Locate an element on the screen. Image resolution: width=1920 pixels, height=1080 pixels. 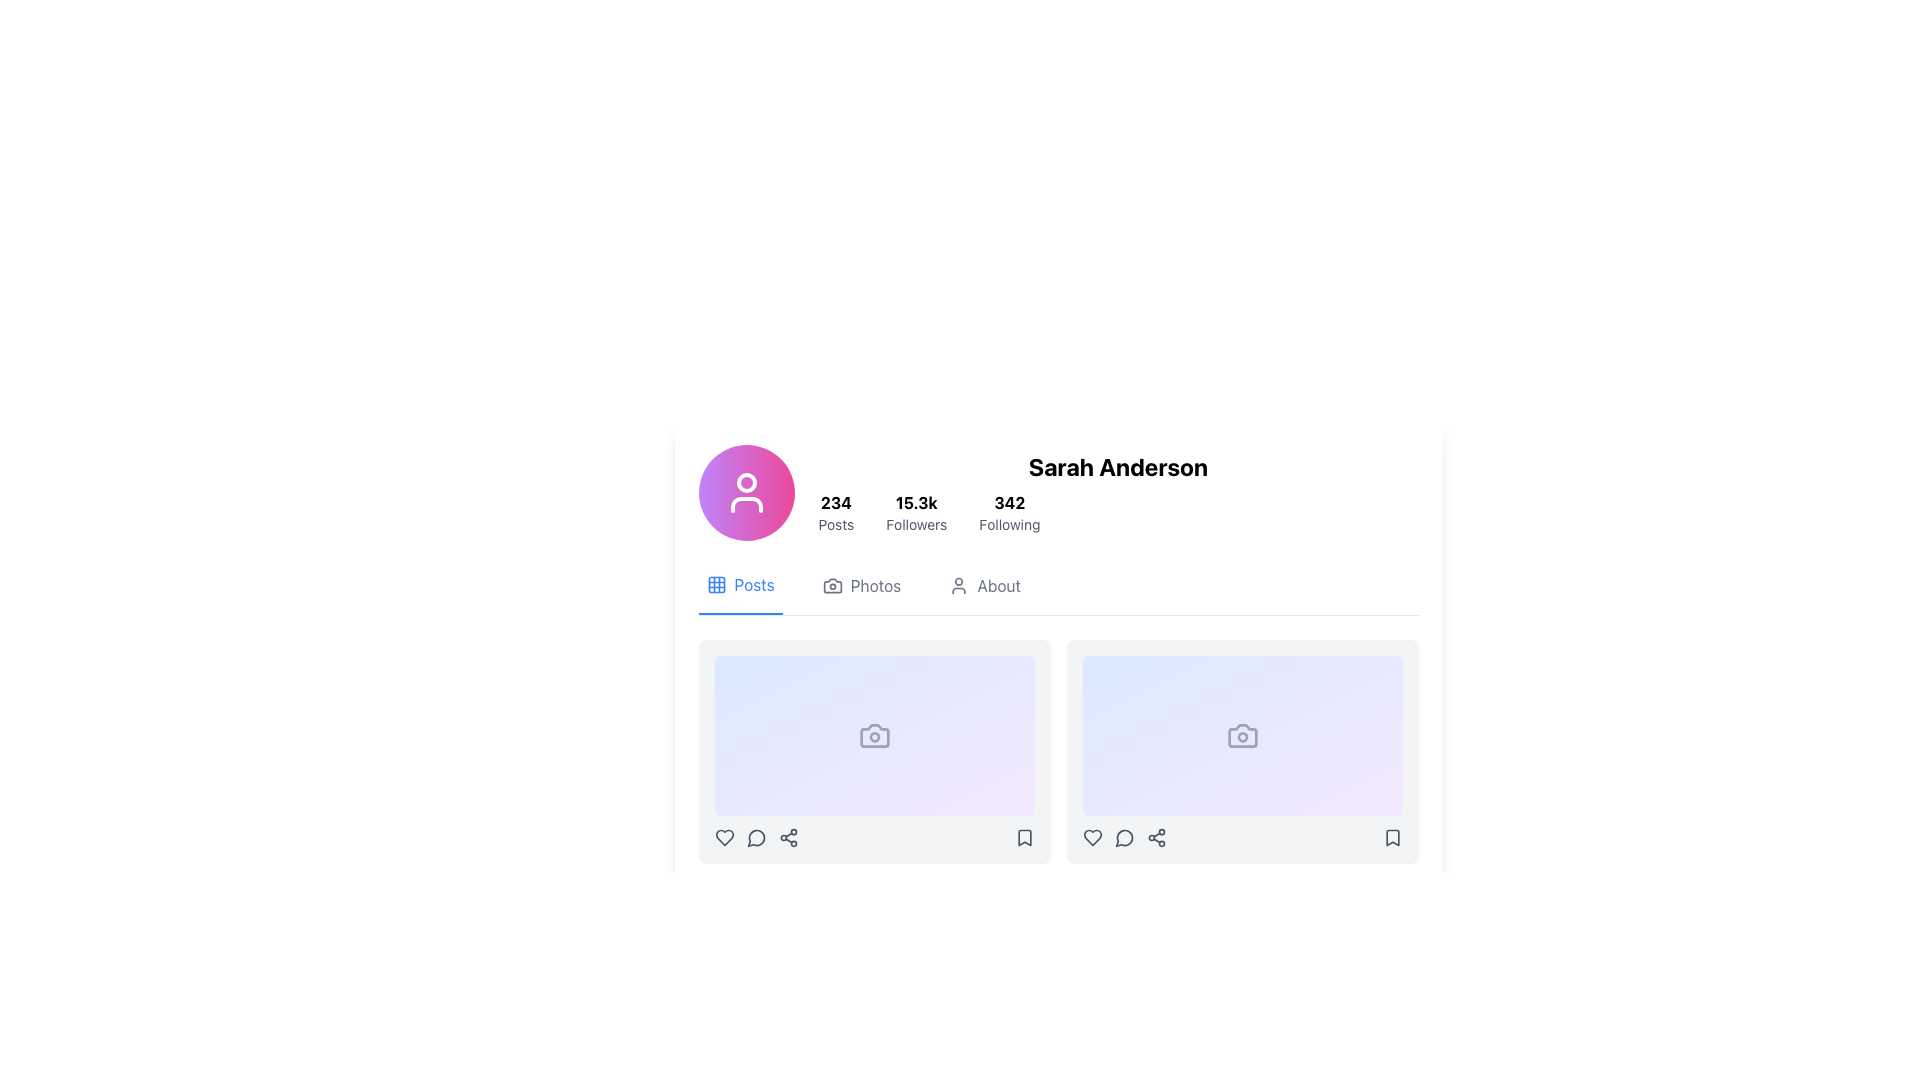
information displayed in the 'Posts' information label, which shows the count '234' above the label 'Posts' is located at coordinates (836, 512).